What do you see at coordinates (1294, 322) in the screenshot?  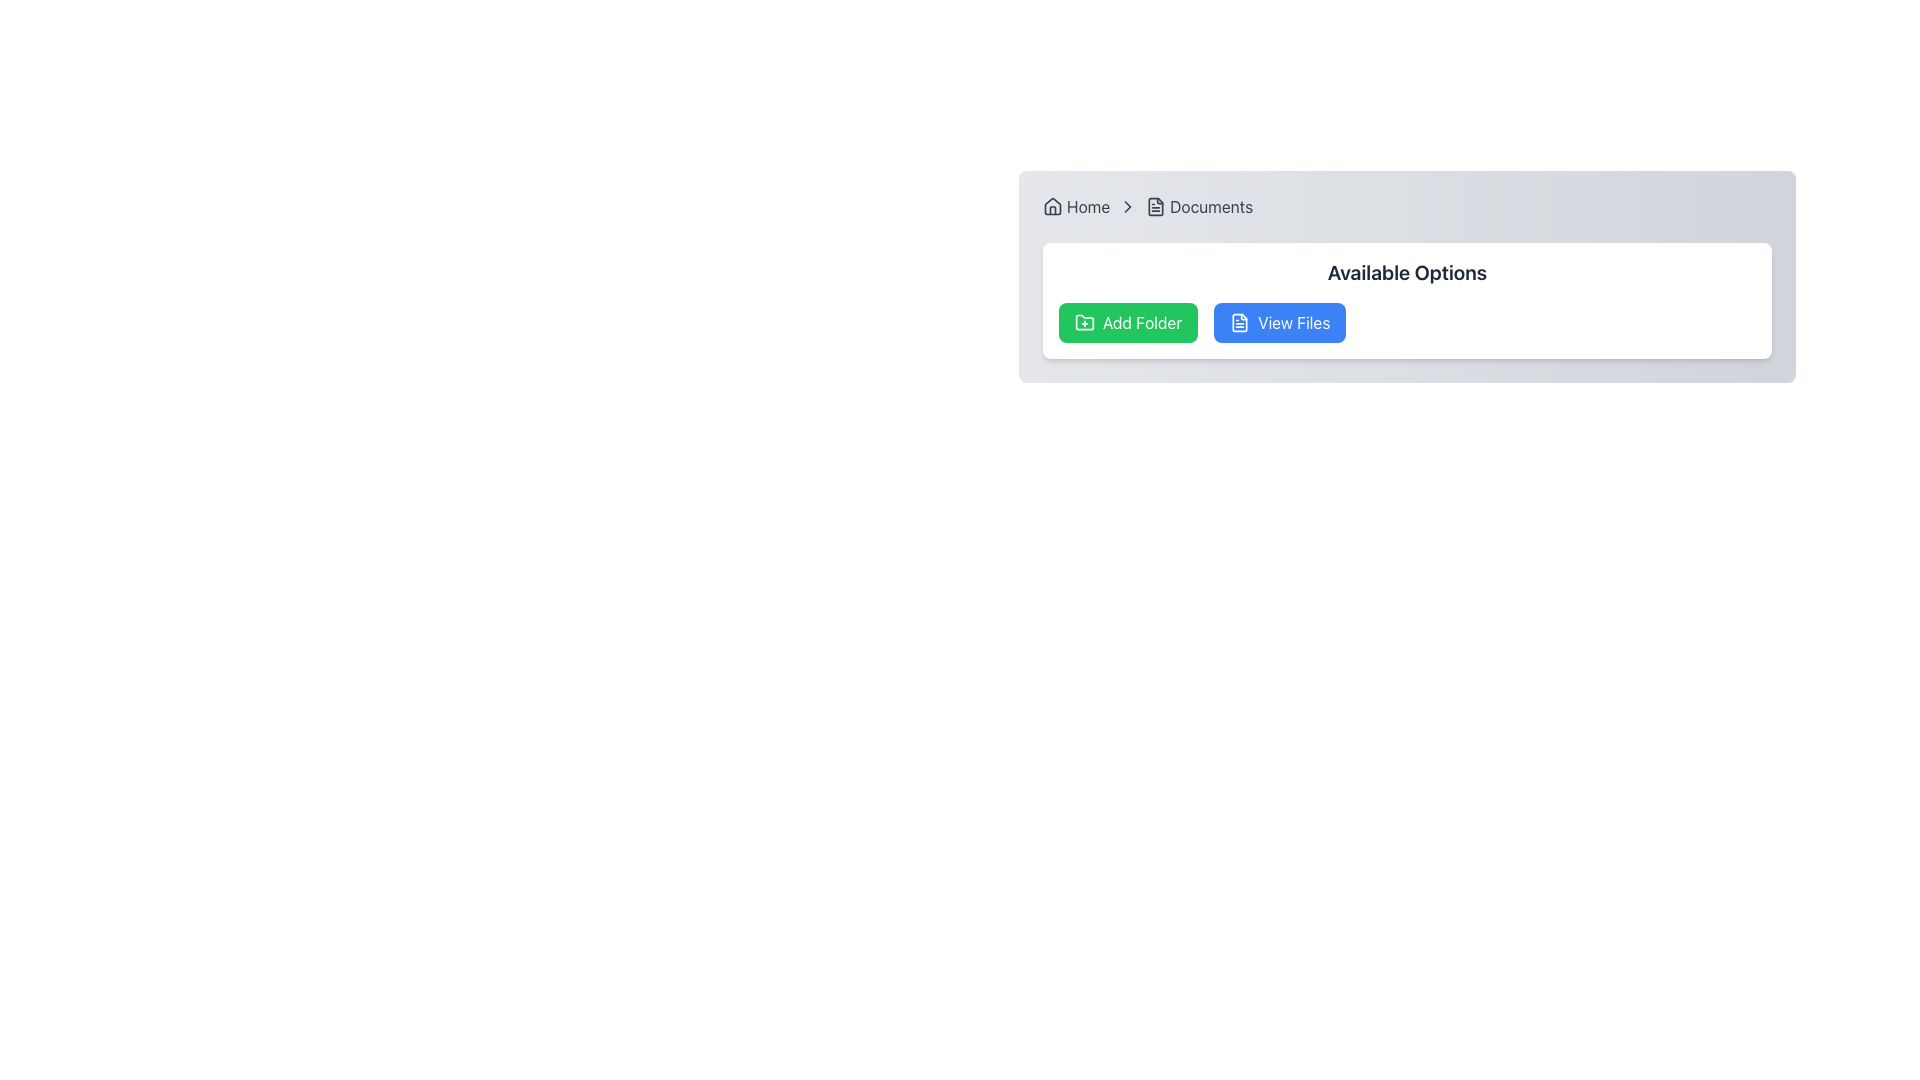 I see `the 'View Files' button, which is a blue button with white bold text, located` at bounding box center [1294, 322].